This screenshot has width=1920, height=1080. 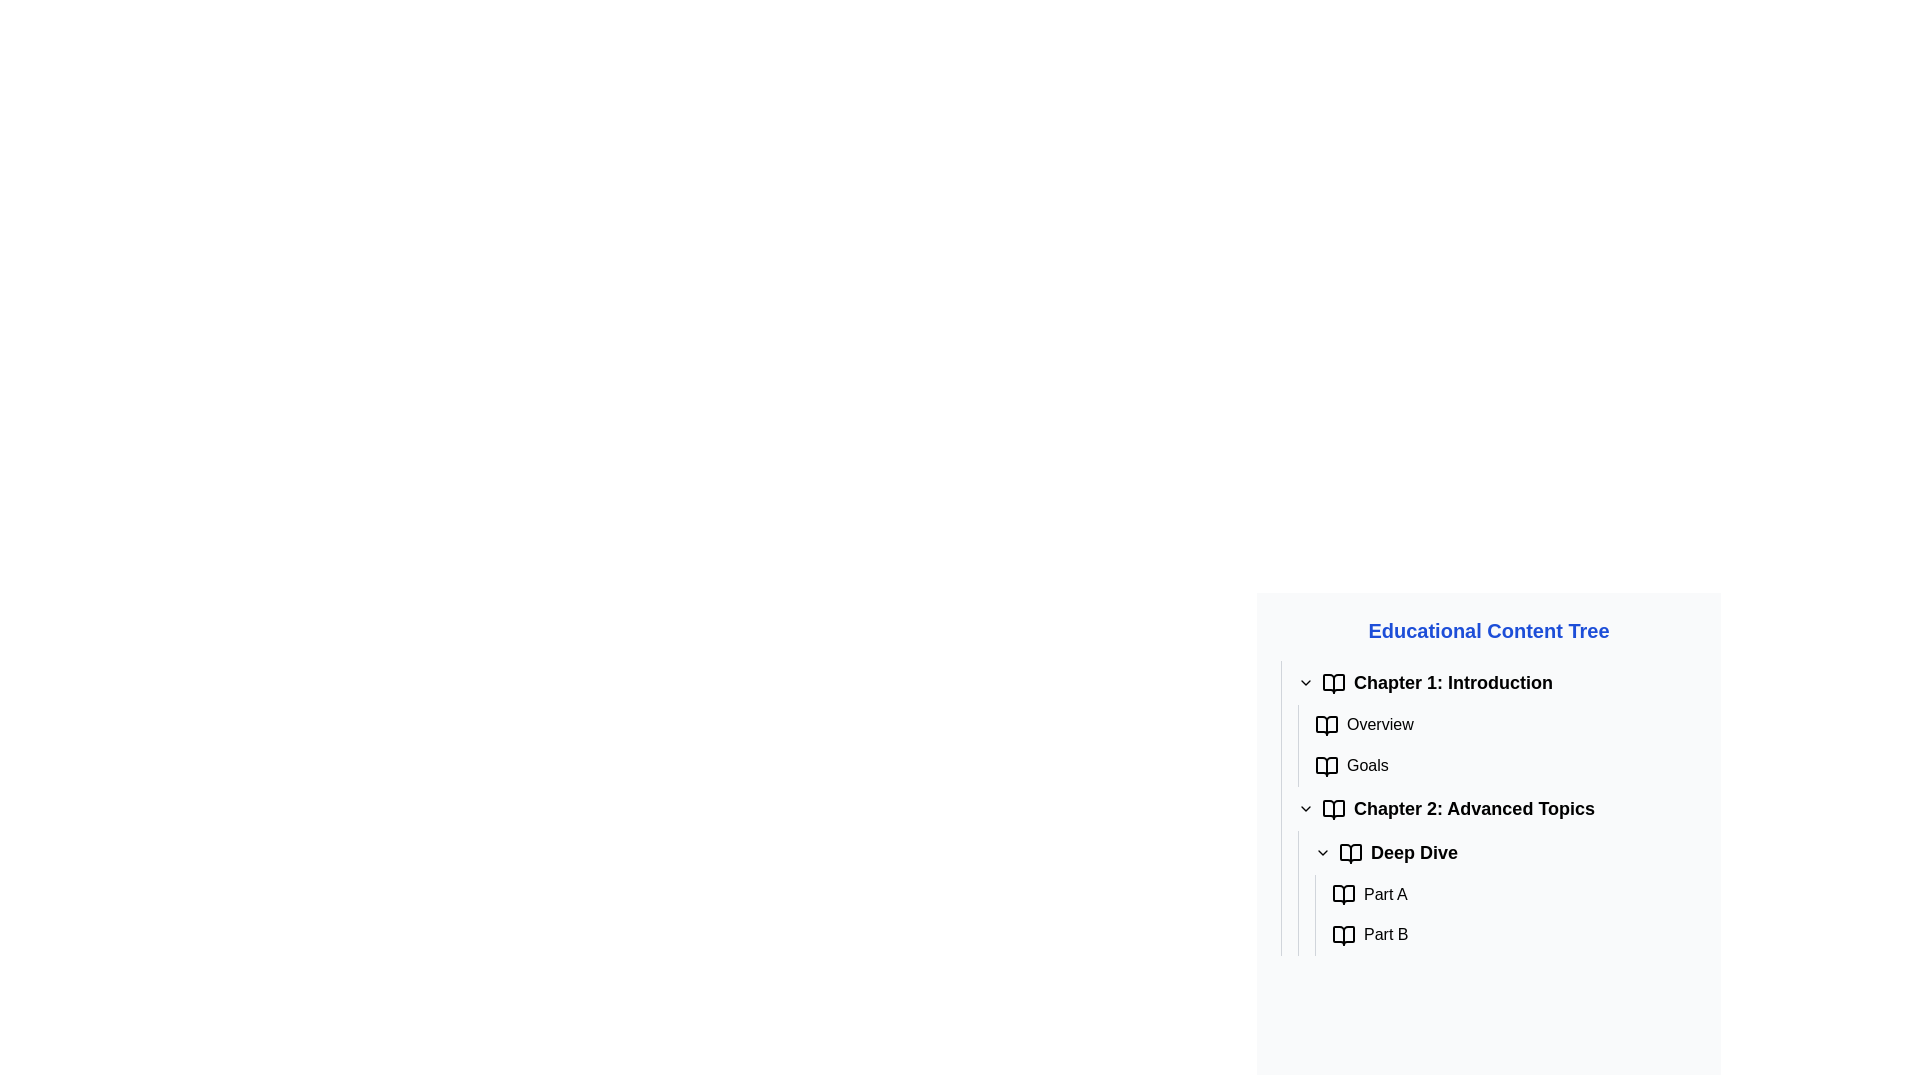 What do you see at coordinates (1369, 935) in the screenshot?
I see `the 'Part B' Label with Icon, which is the second item under the 'Deep Dive' submenu in 'Chapter 2: Advanced Topics'` at bounding box center [1369, 935].